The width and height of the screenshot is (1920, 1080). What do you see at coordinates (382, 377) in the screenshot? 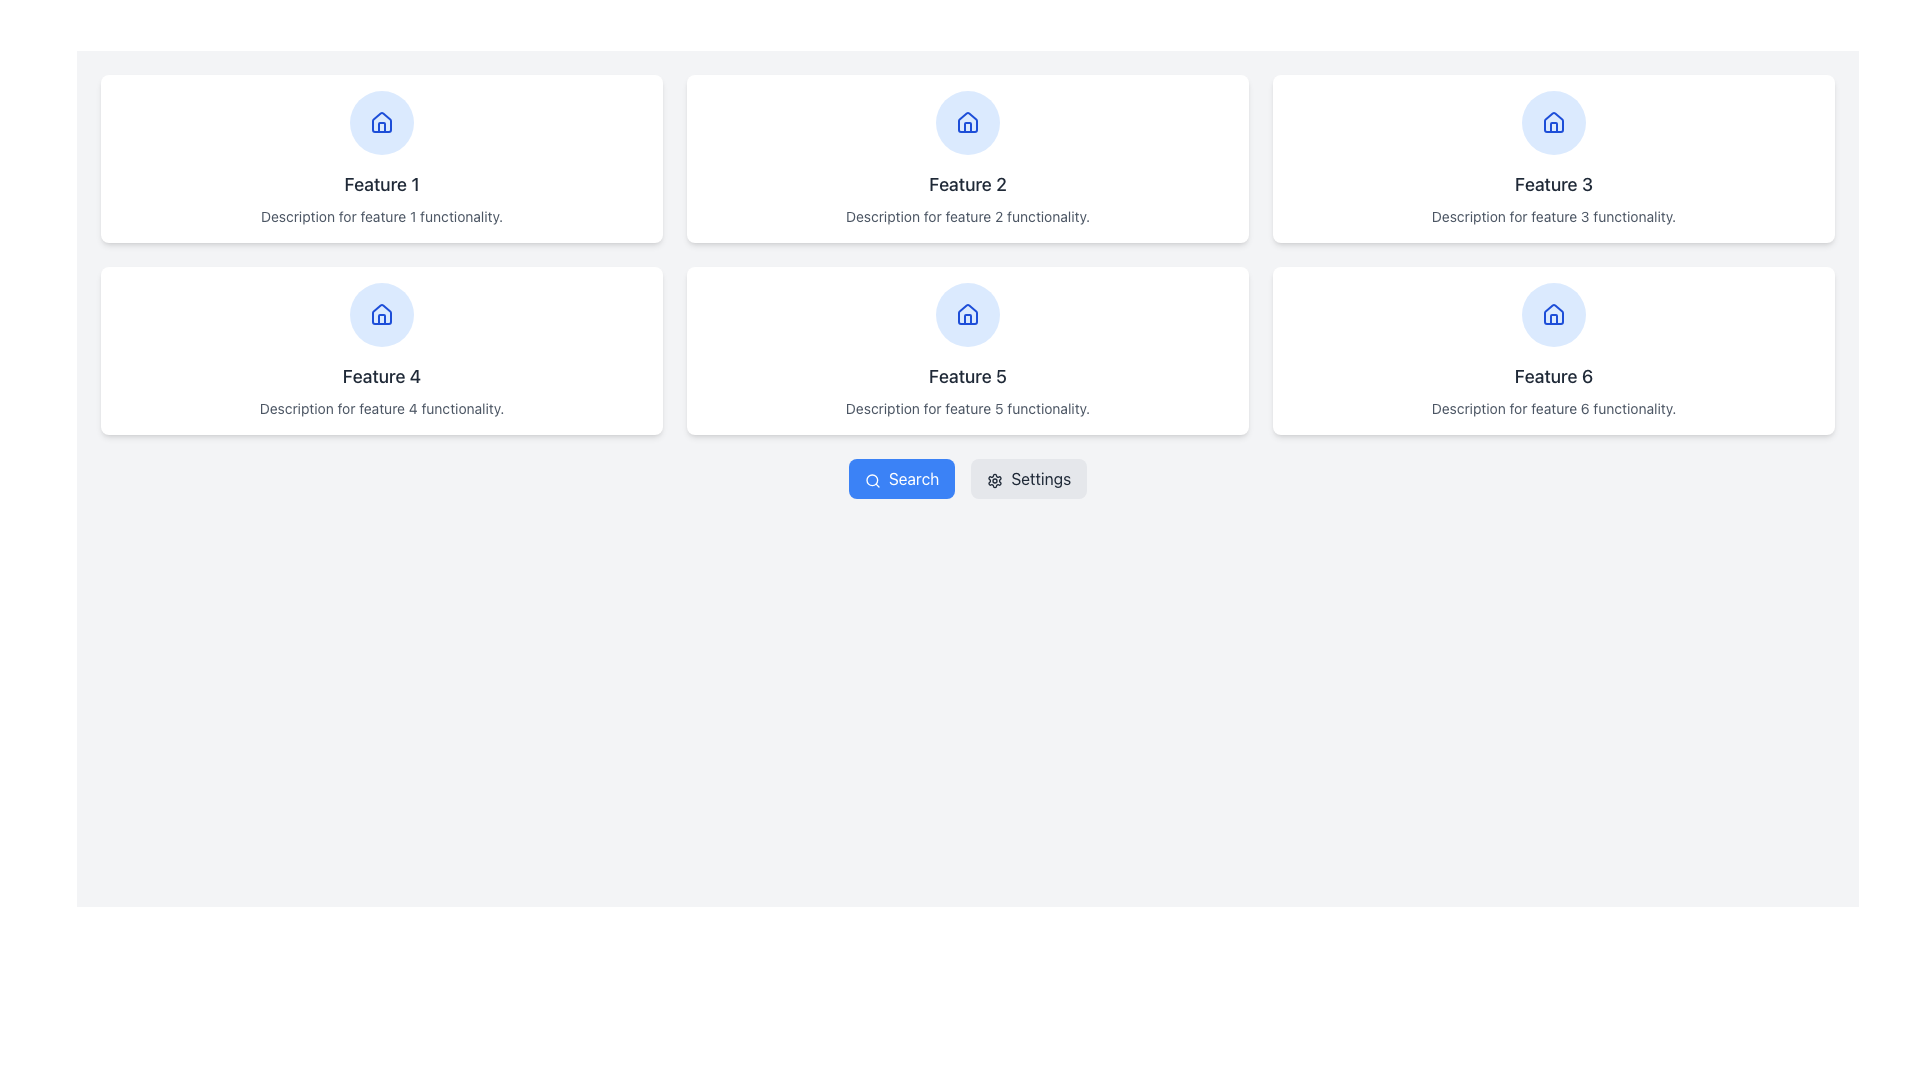
I see `text content of the title label located at the bottom center of the fourth card in a grid layout of six cards, which summarizes the feature represented by the card` at bounding box center [382, 377].